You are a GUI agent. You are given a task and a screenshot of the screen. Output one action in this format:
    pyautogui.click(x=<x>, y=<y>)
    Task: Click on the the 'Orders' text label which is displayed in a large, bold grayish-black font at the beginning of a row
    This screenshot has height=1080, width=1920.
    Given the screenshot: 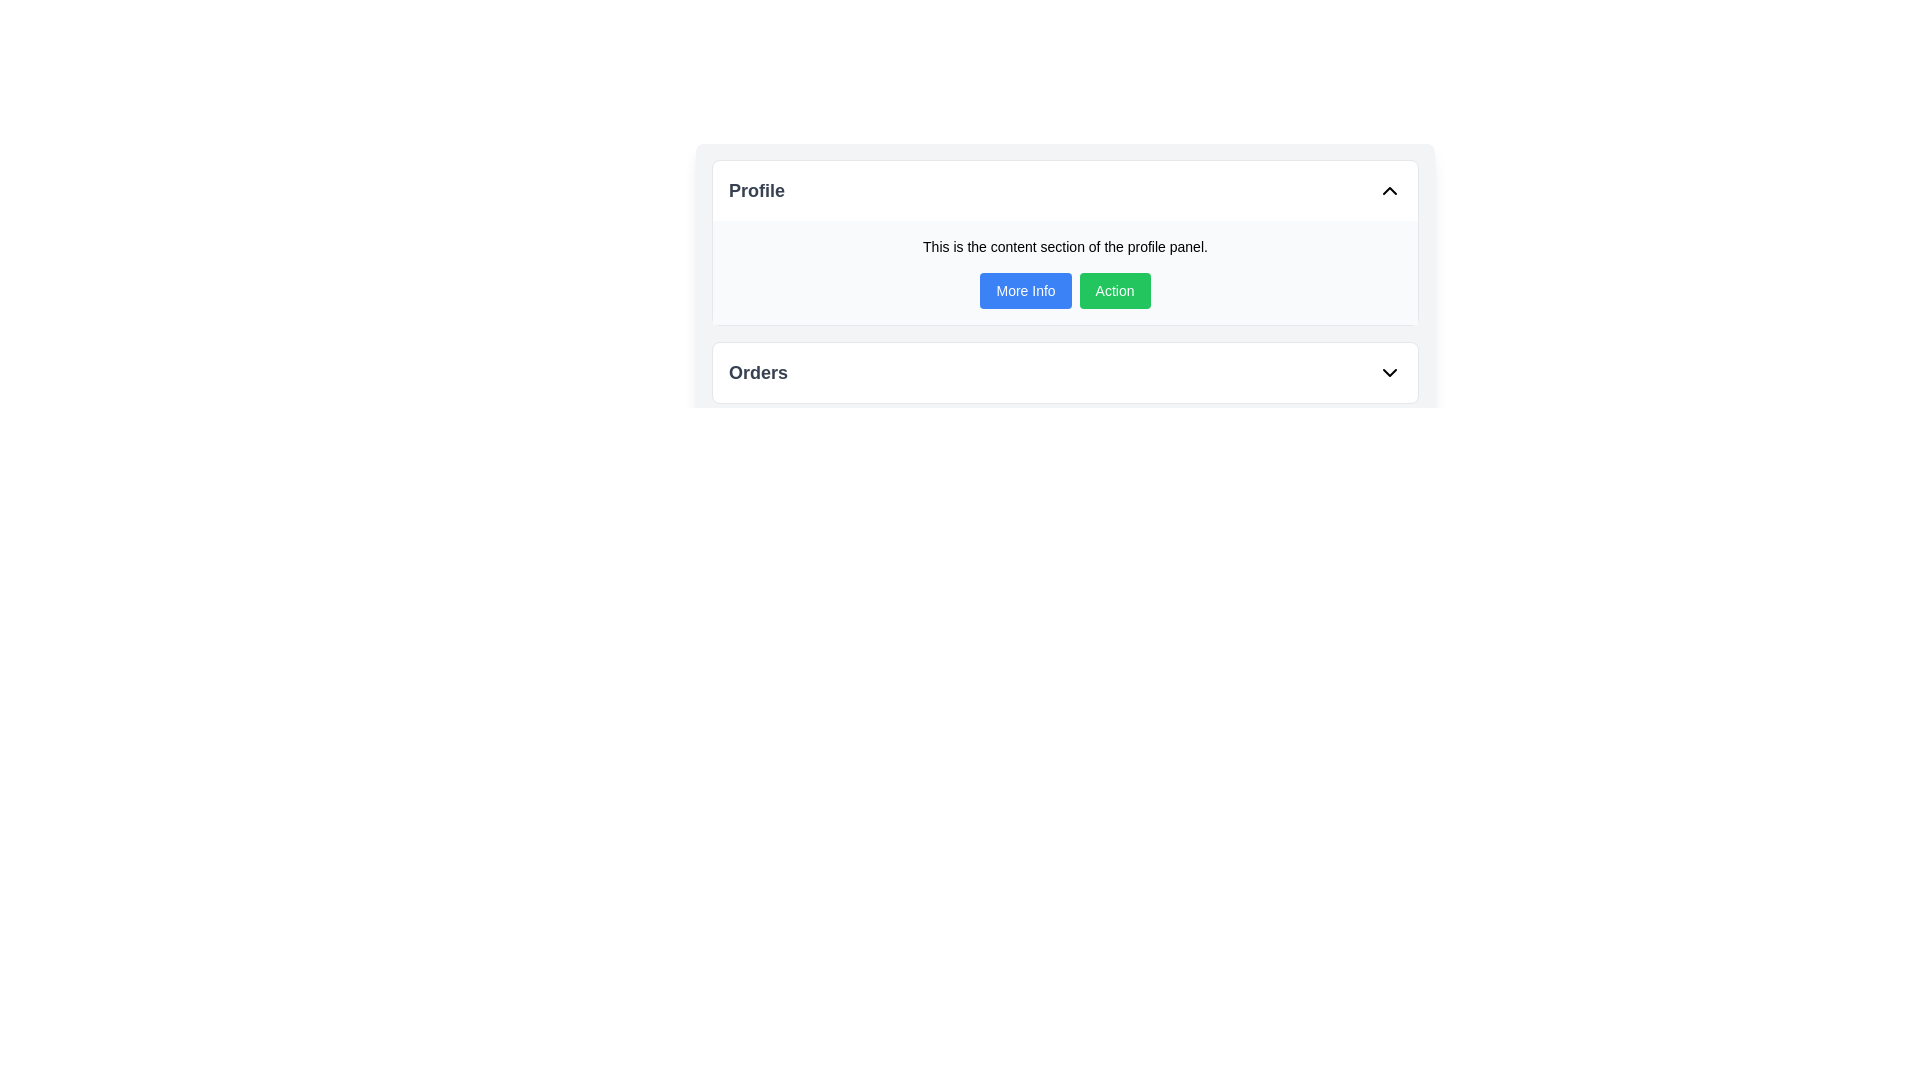 What is the action you would take?
    pyautogui.click(x=757, y=373)
    